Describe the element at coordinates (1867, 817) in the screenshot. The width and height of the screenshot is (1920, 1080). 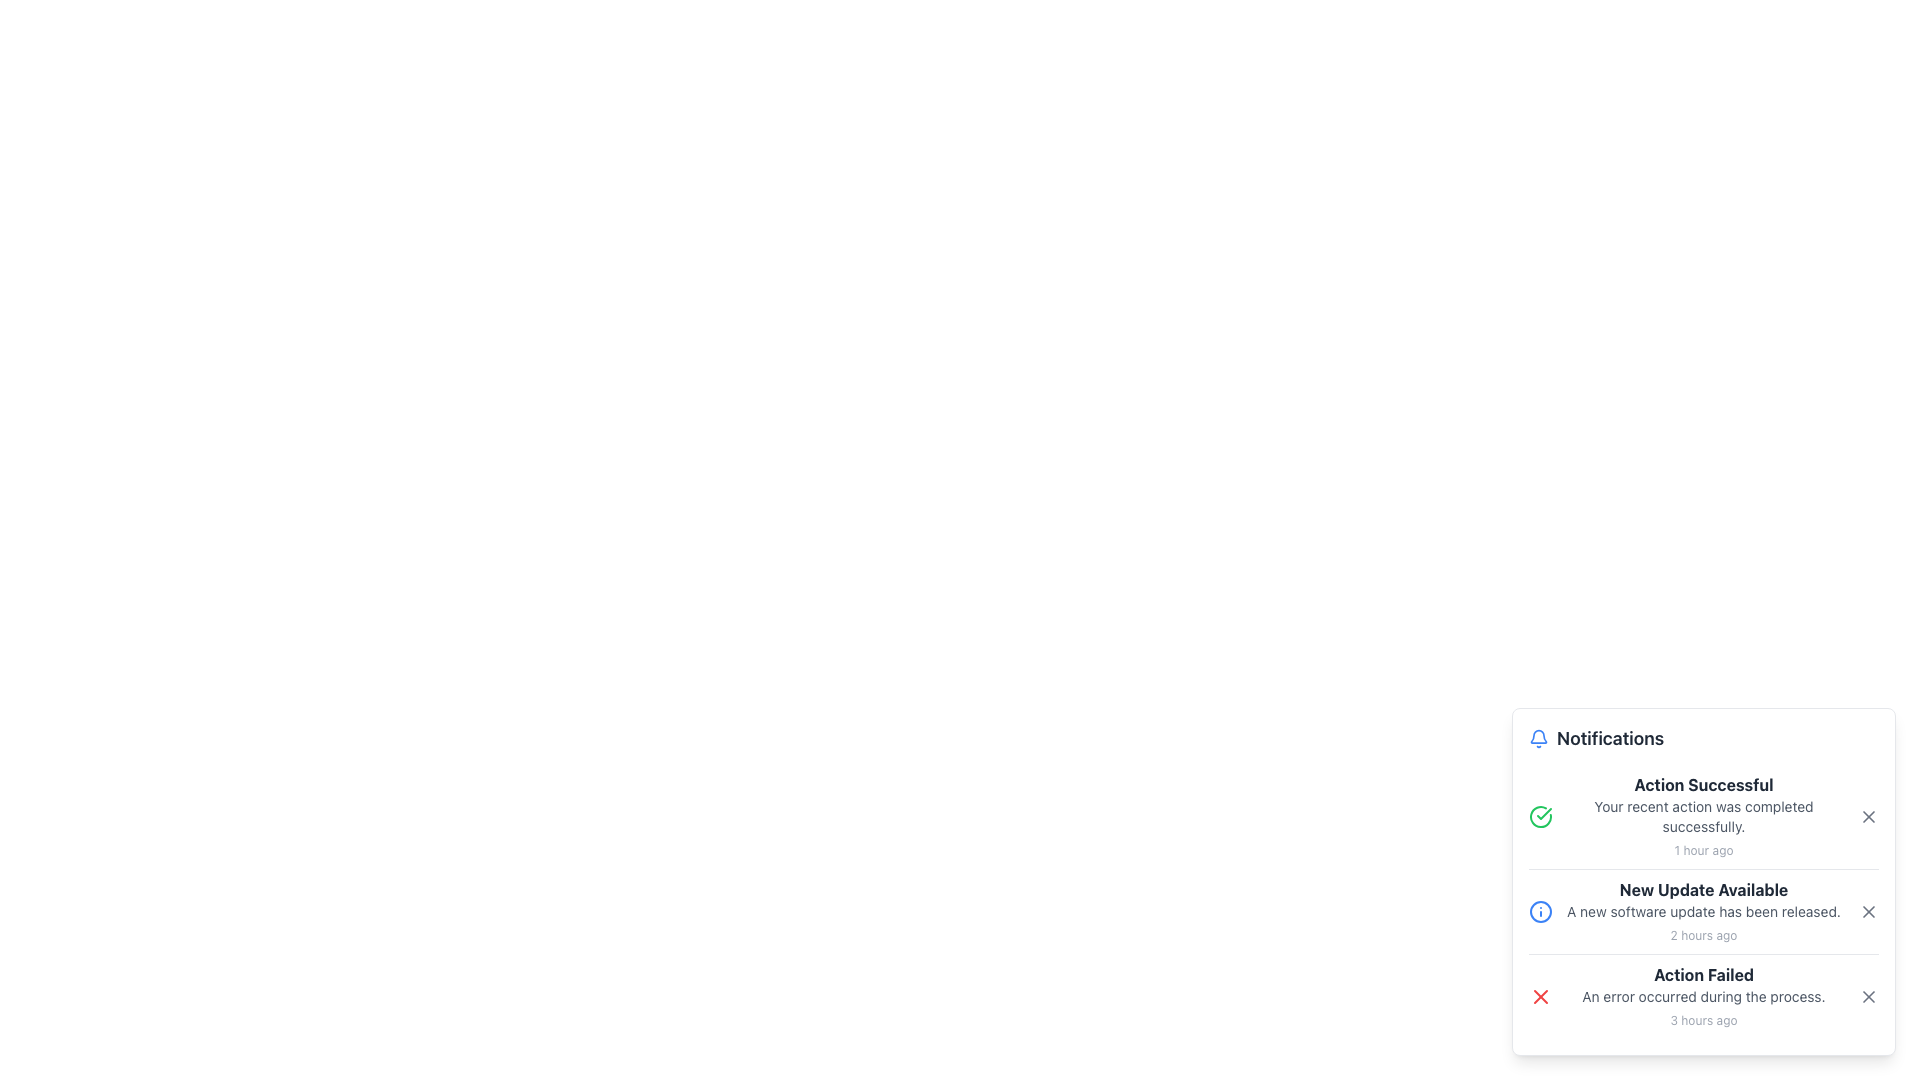
I see `the small gray 'X' button in the top-right corner of the 'Action Successful' notification` at that location.